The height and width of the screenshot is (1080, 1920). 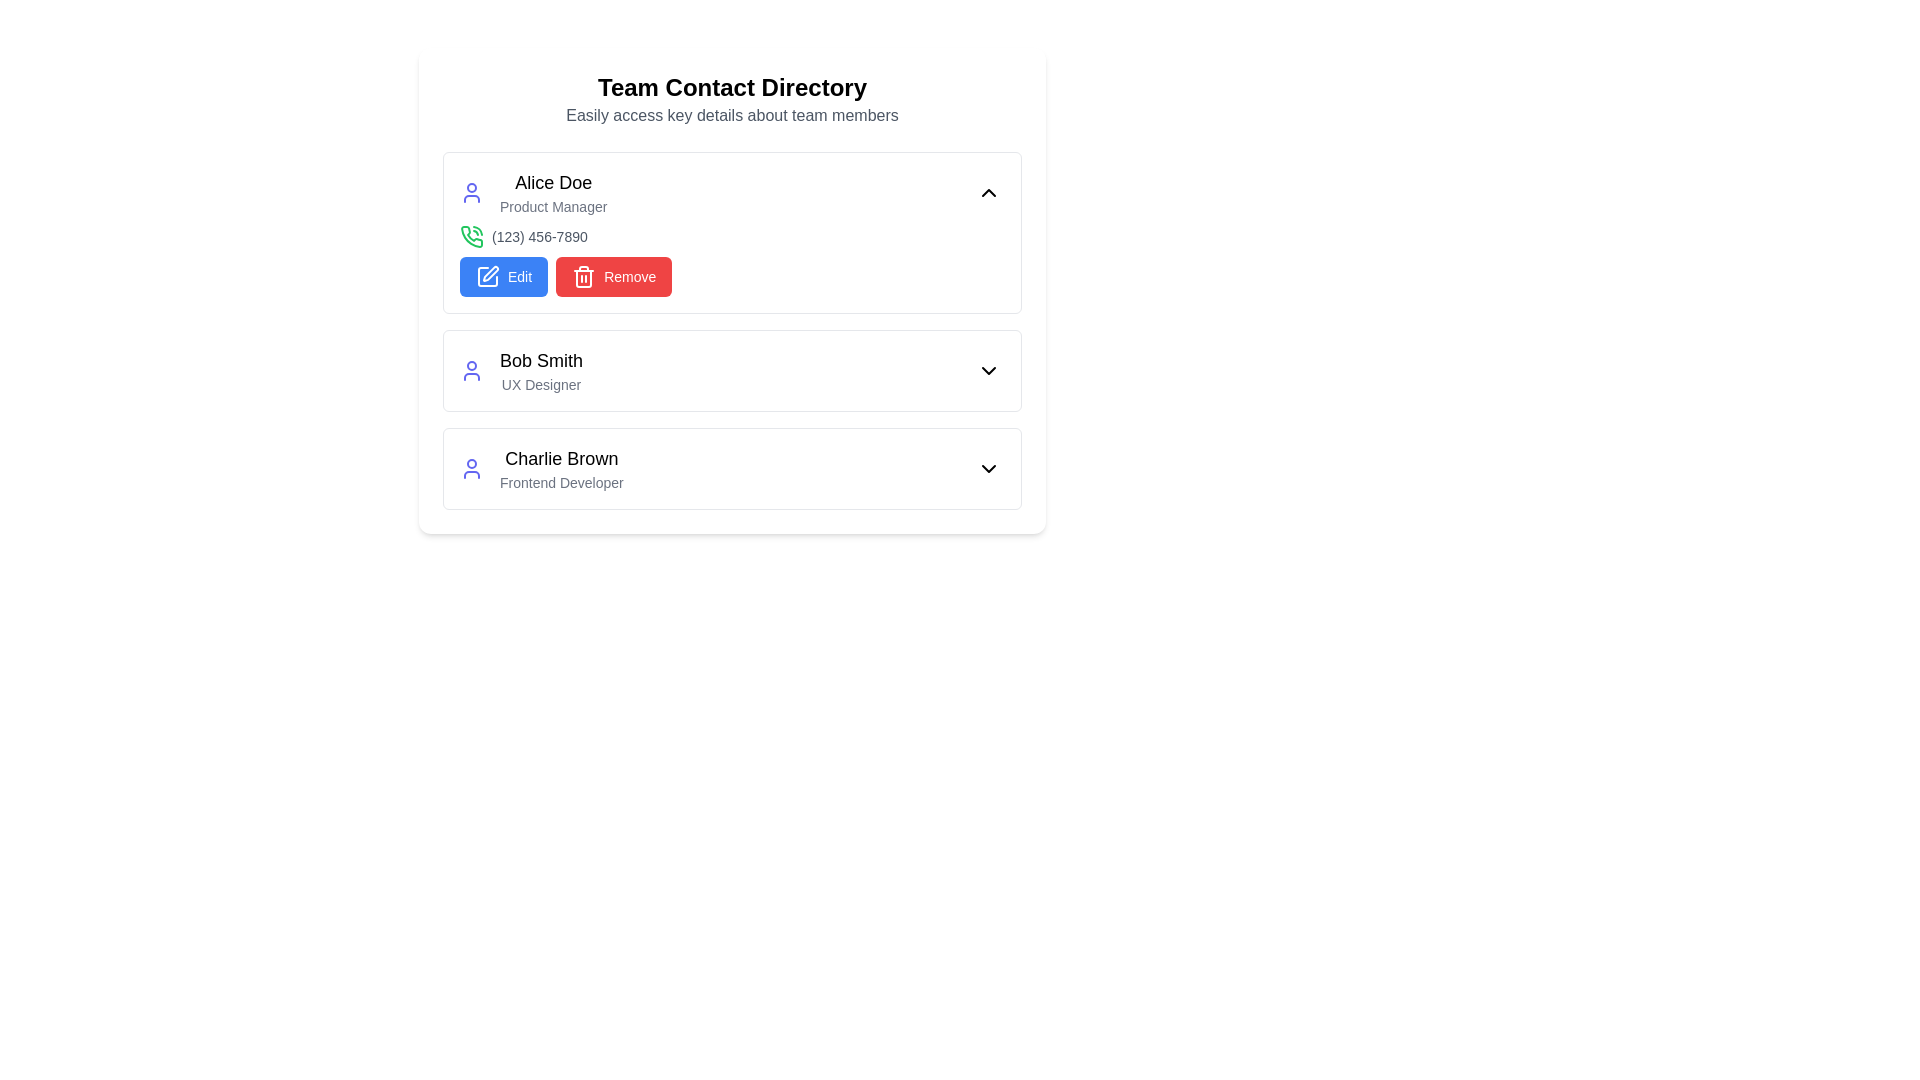 I want to click on the downward-pointing chevron icon button, so click(x=988, y=370).